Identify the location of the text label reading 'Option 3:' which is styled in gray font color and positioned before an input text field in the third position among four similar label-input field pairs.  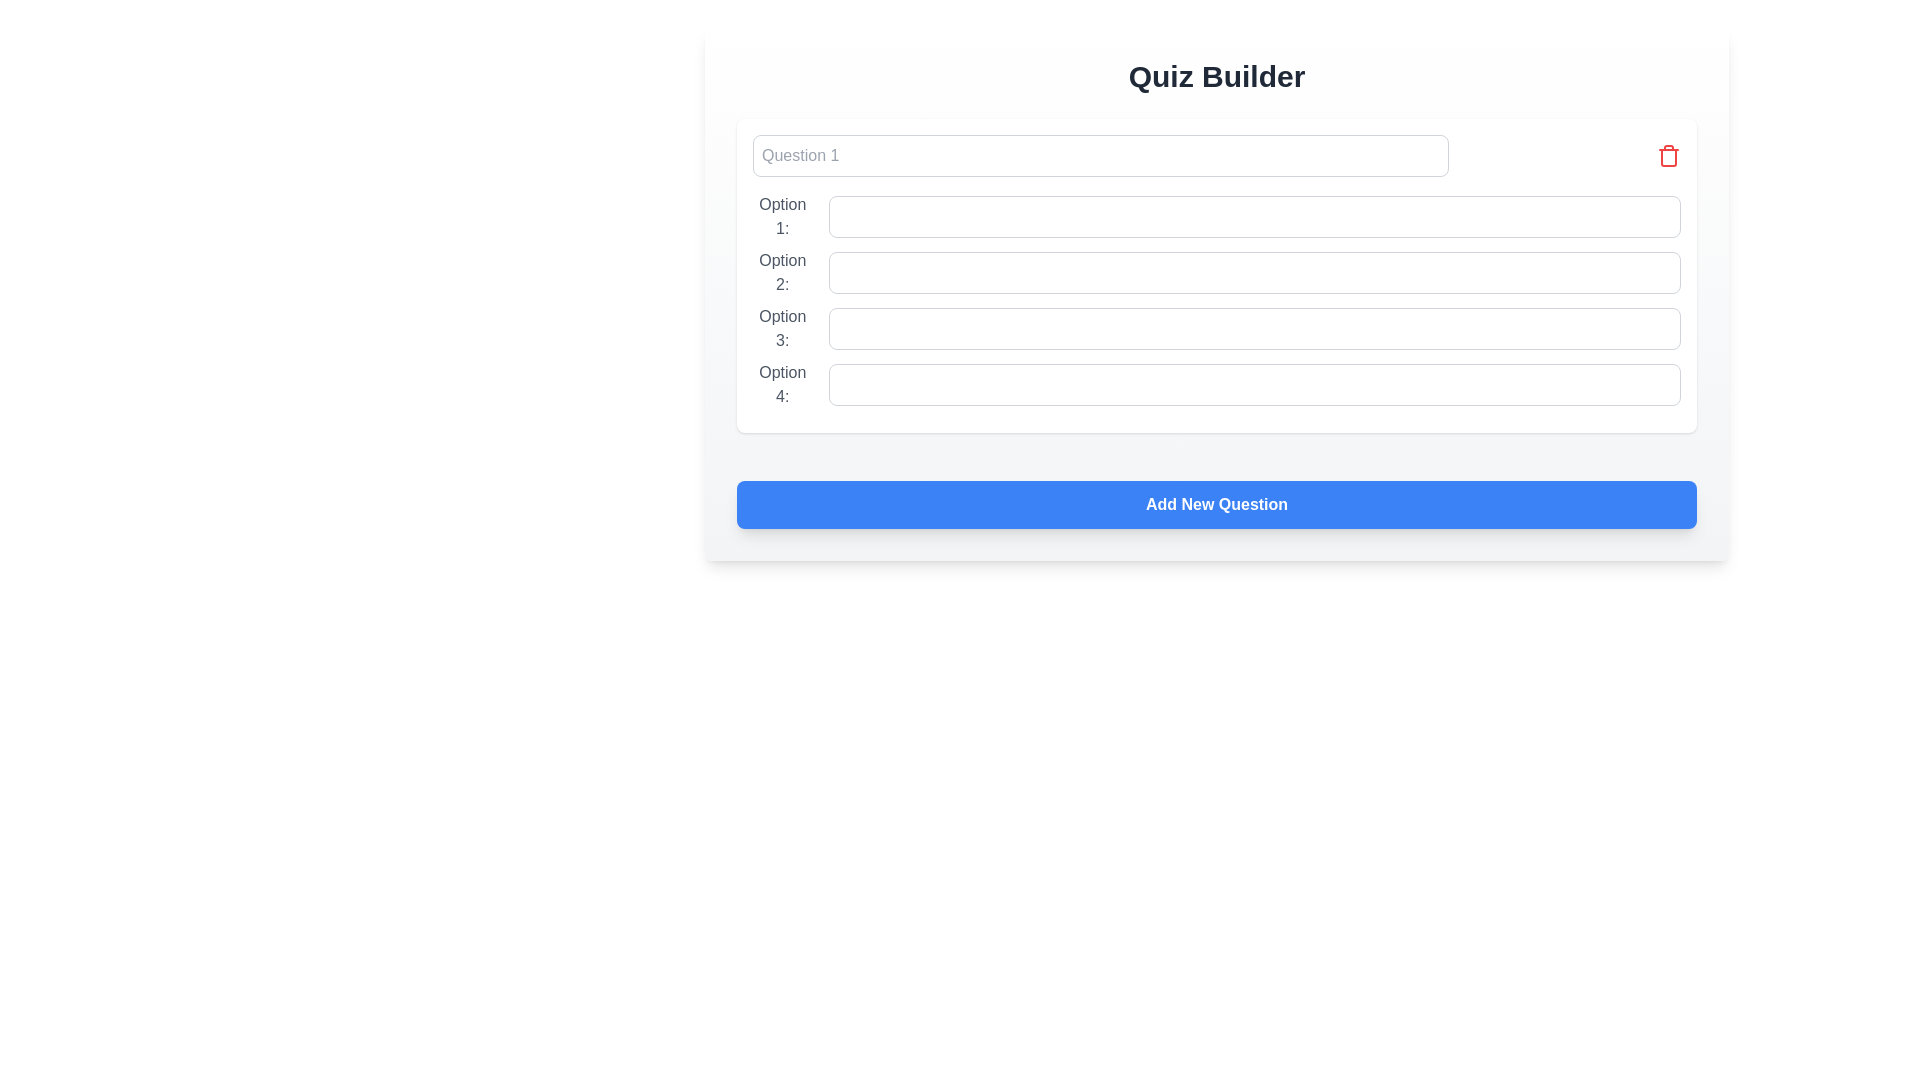
(781, 327).